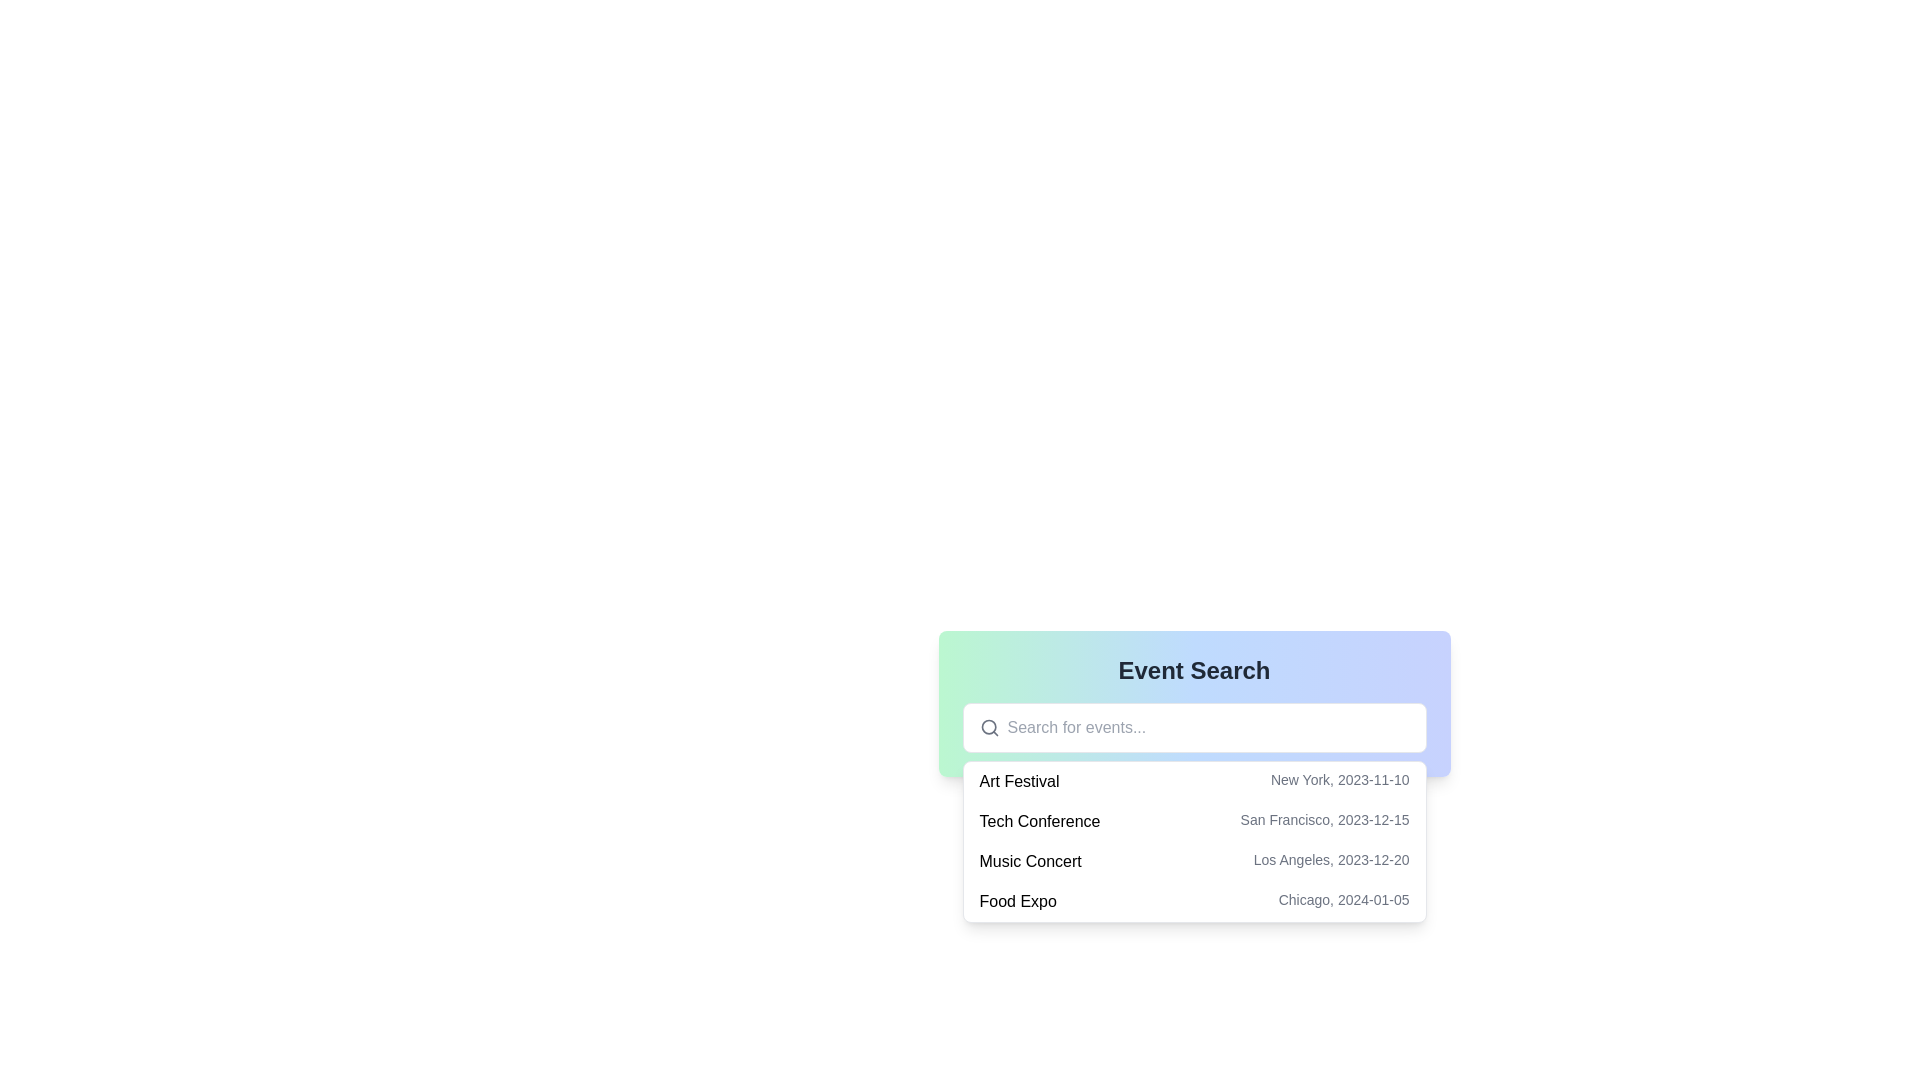 This screenshot has width=1920, height=1080. I want to click on to select the event in the second row of the 'Event Search' list, positioned below 'Art Festival' and above 'Music Concert', so click(1194, 821).